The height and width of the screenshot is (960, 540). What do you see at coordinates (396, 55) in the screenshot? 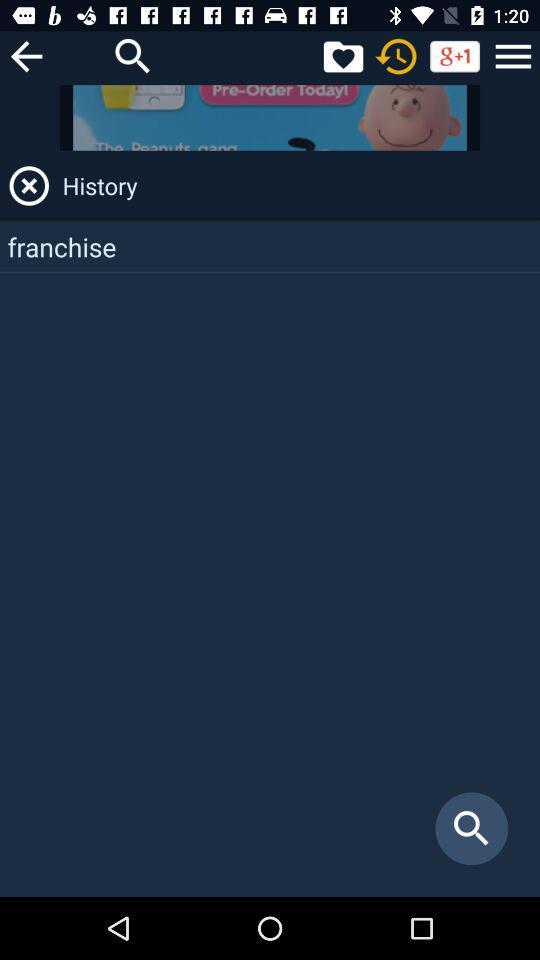
I see `refresh page` at bounding box center [396, 55].